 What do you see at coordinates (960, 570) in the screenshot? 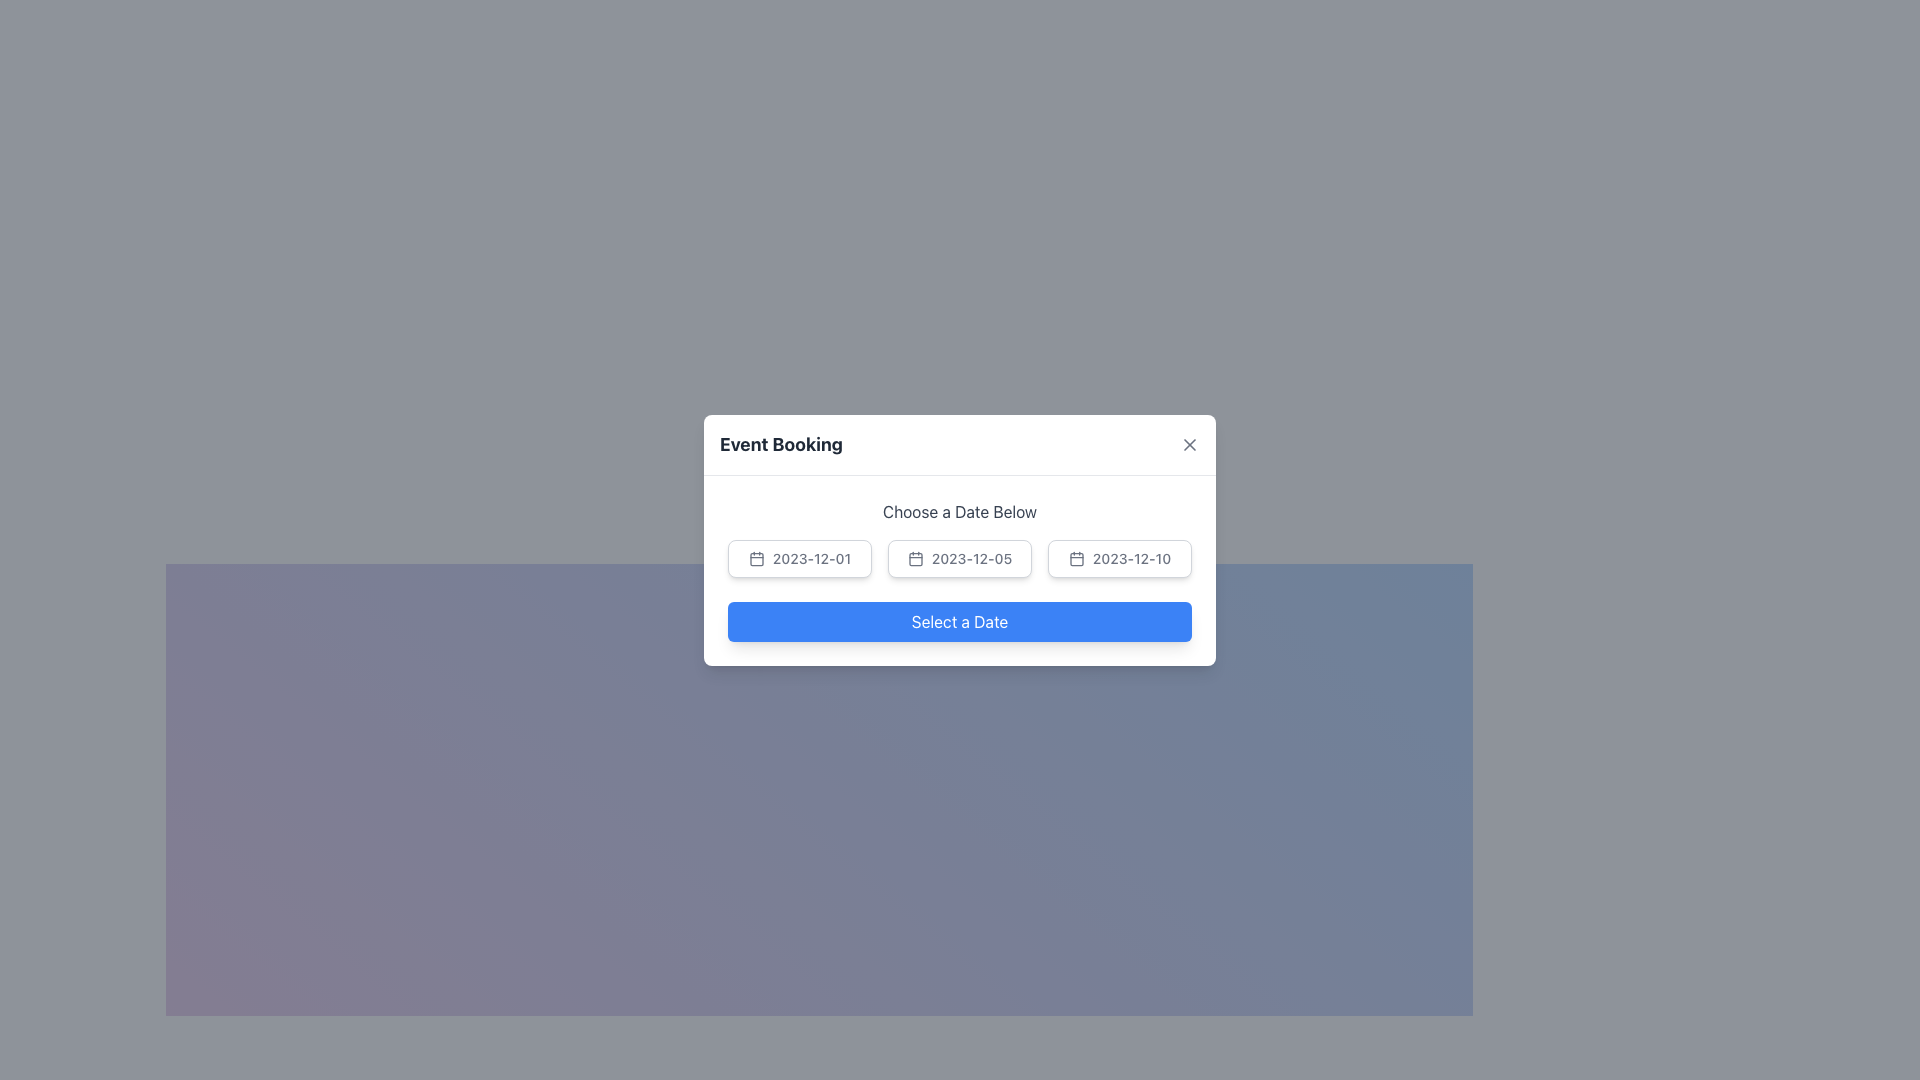
I see `the button with the text '2023-12-05' and a calendar icon` at bounding box center [960, 570].